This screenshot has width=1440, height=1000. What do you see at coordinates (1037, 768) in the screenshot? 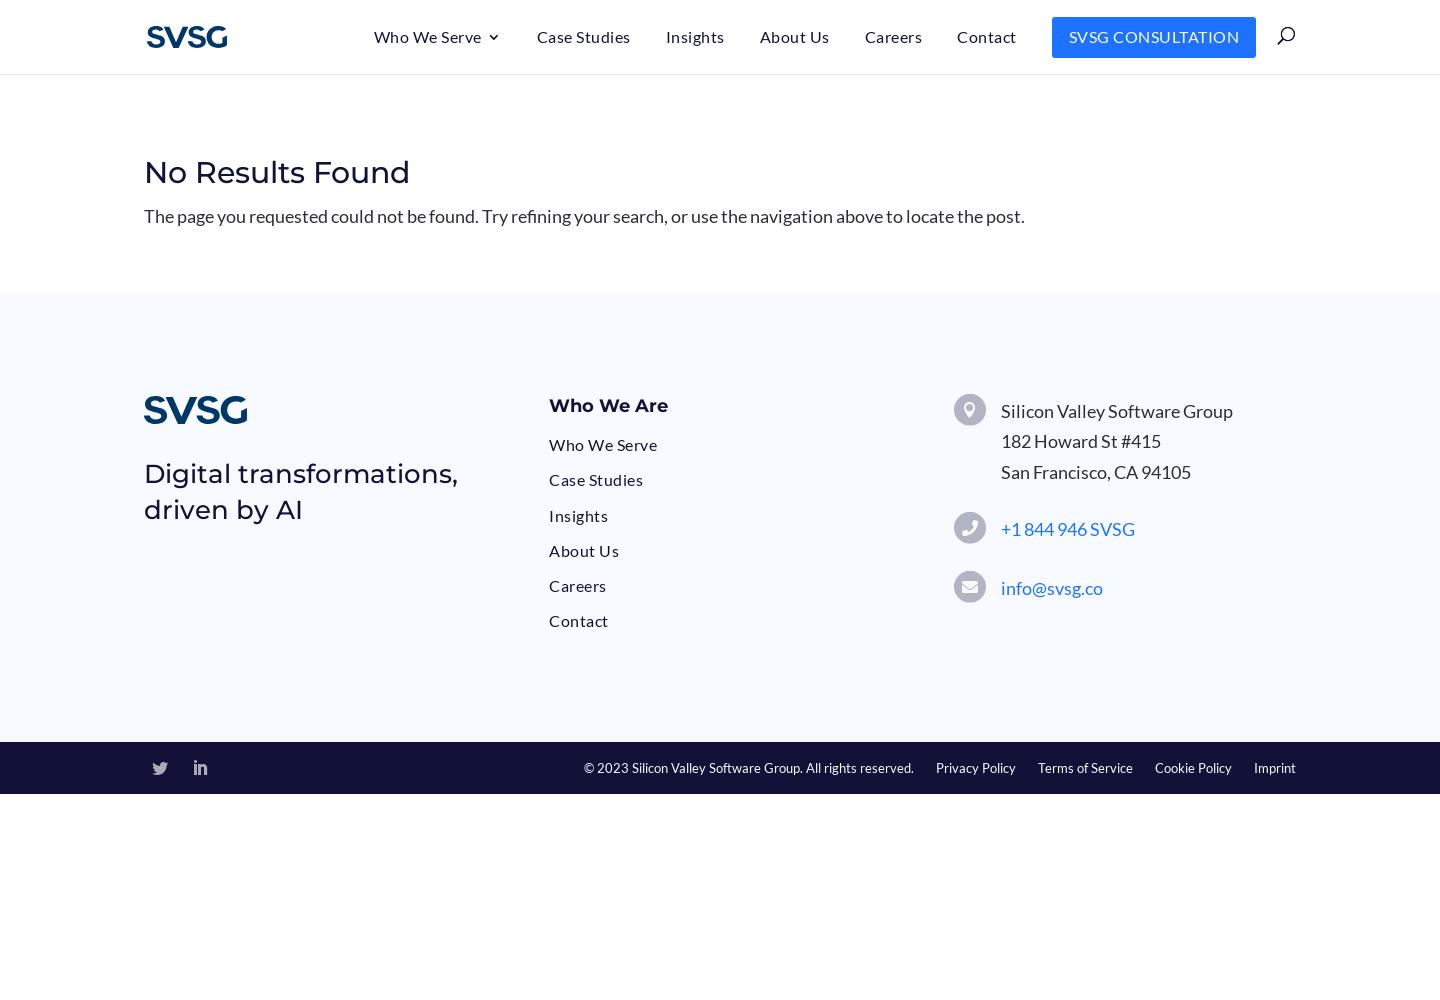
I see `'Terms of Service'` at bounding box center [1037, 768].